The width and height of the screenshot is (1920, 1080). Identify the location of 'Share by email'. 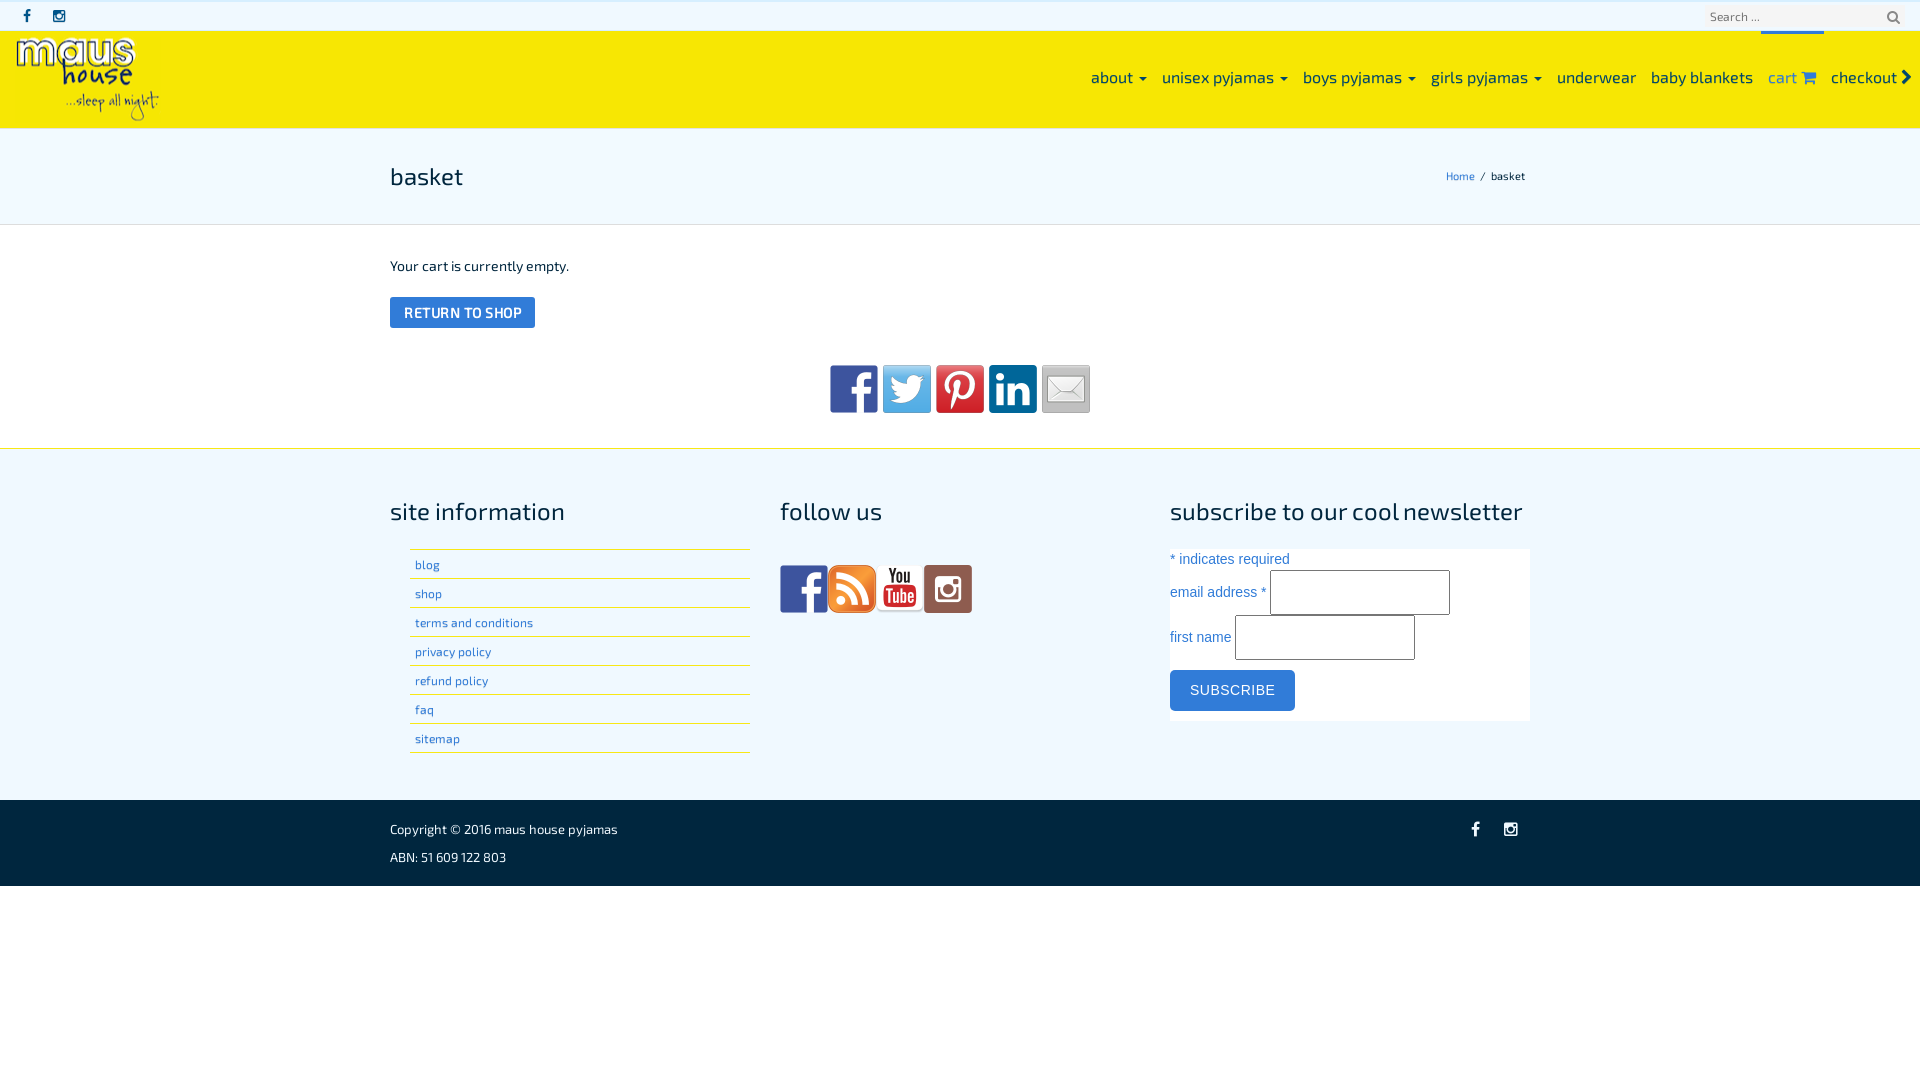
(1040, 389).